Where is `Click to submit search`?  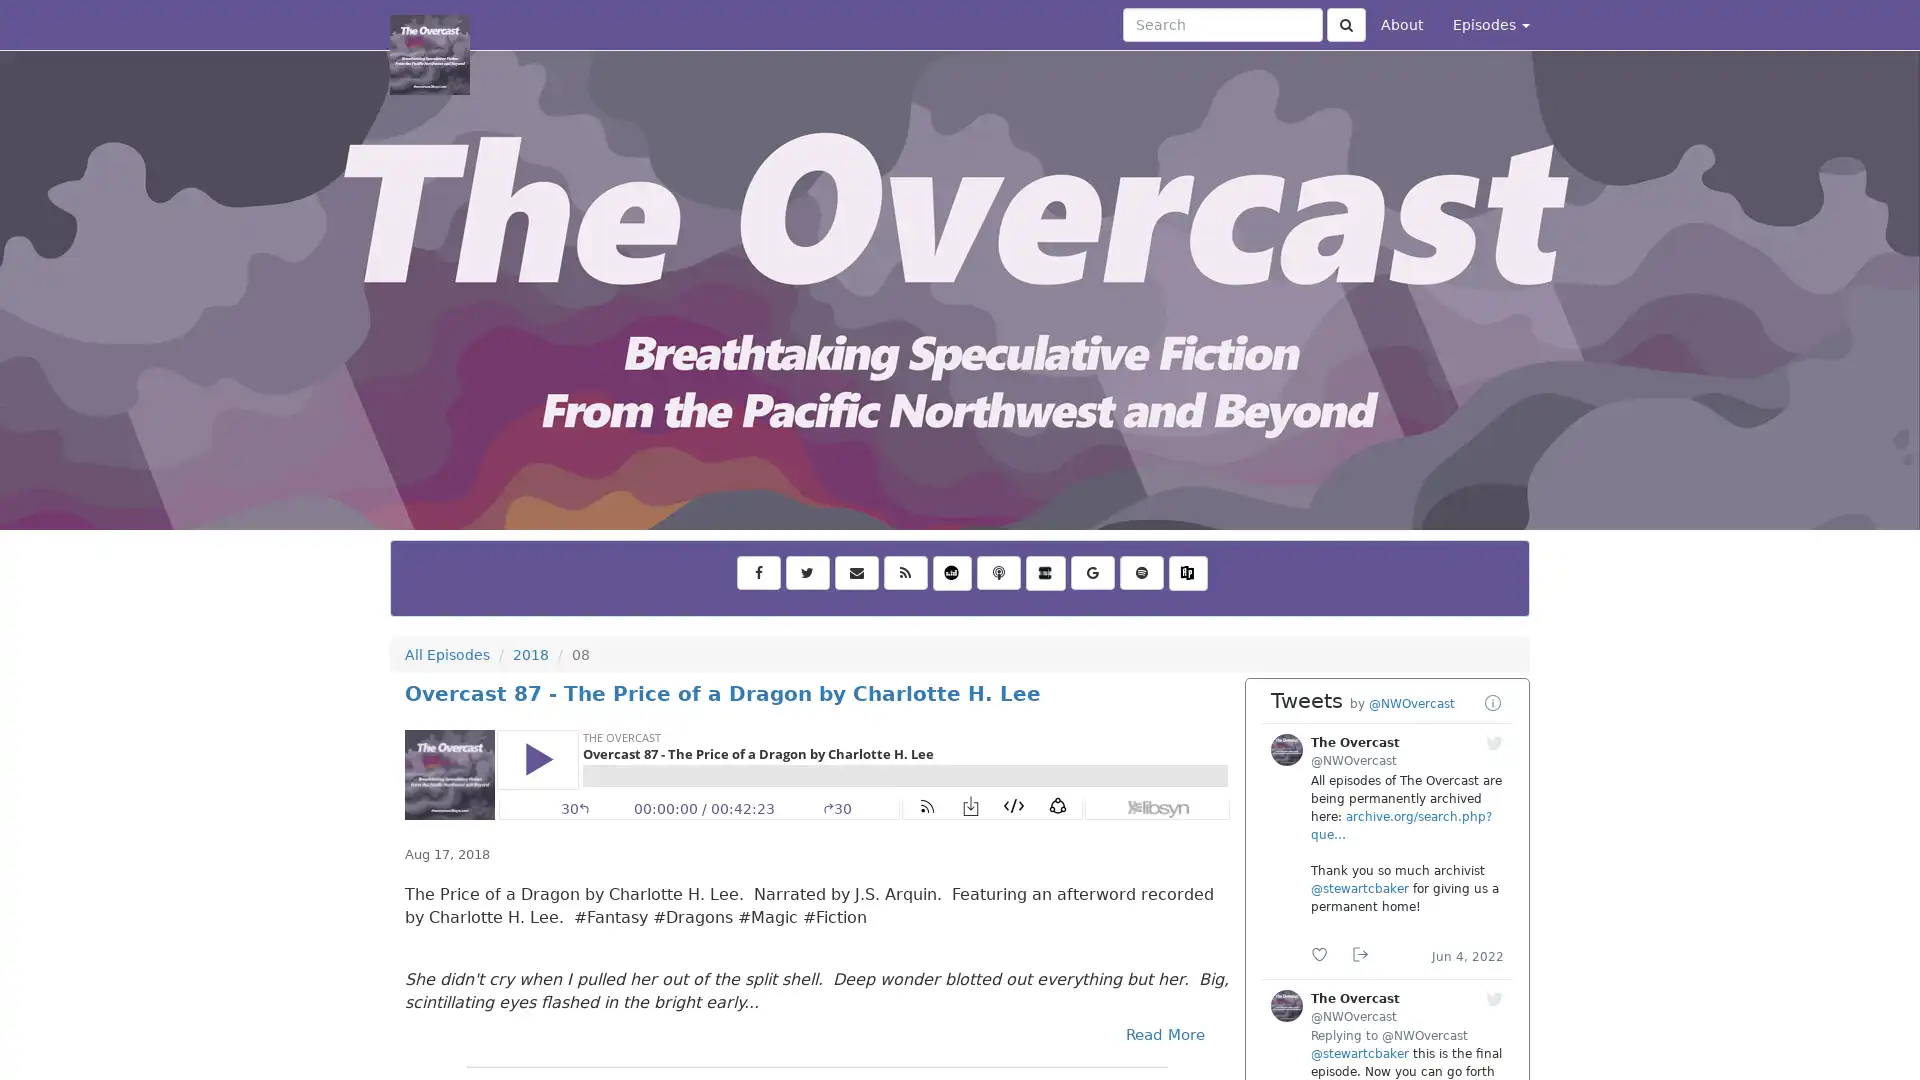
Click to submit search is located at coordinates (1346, 24).